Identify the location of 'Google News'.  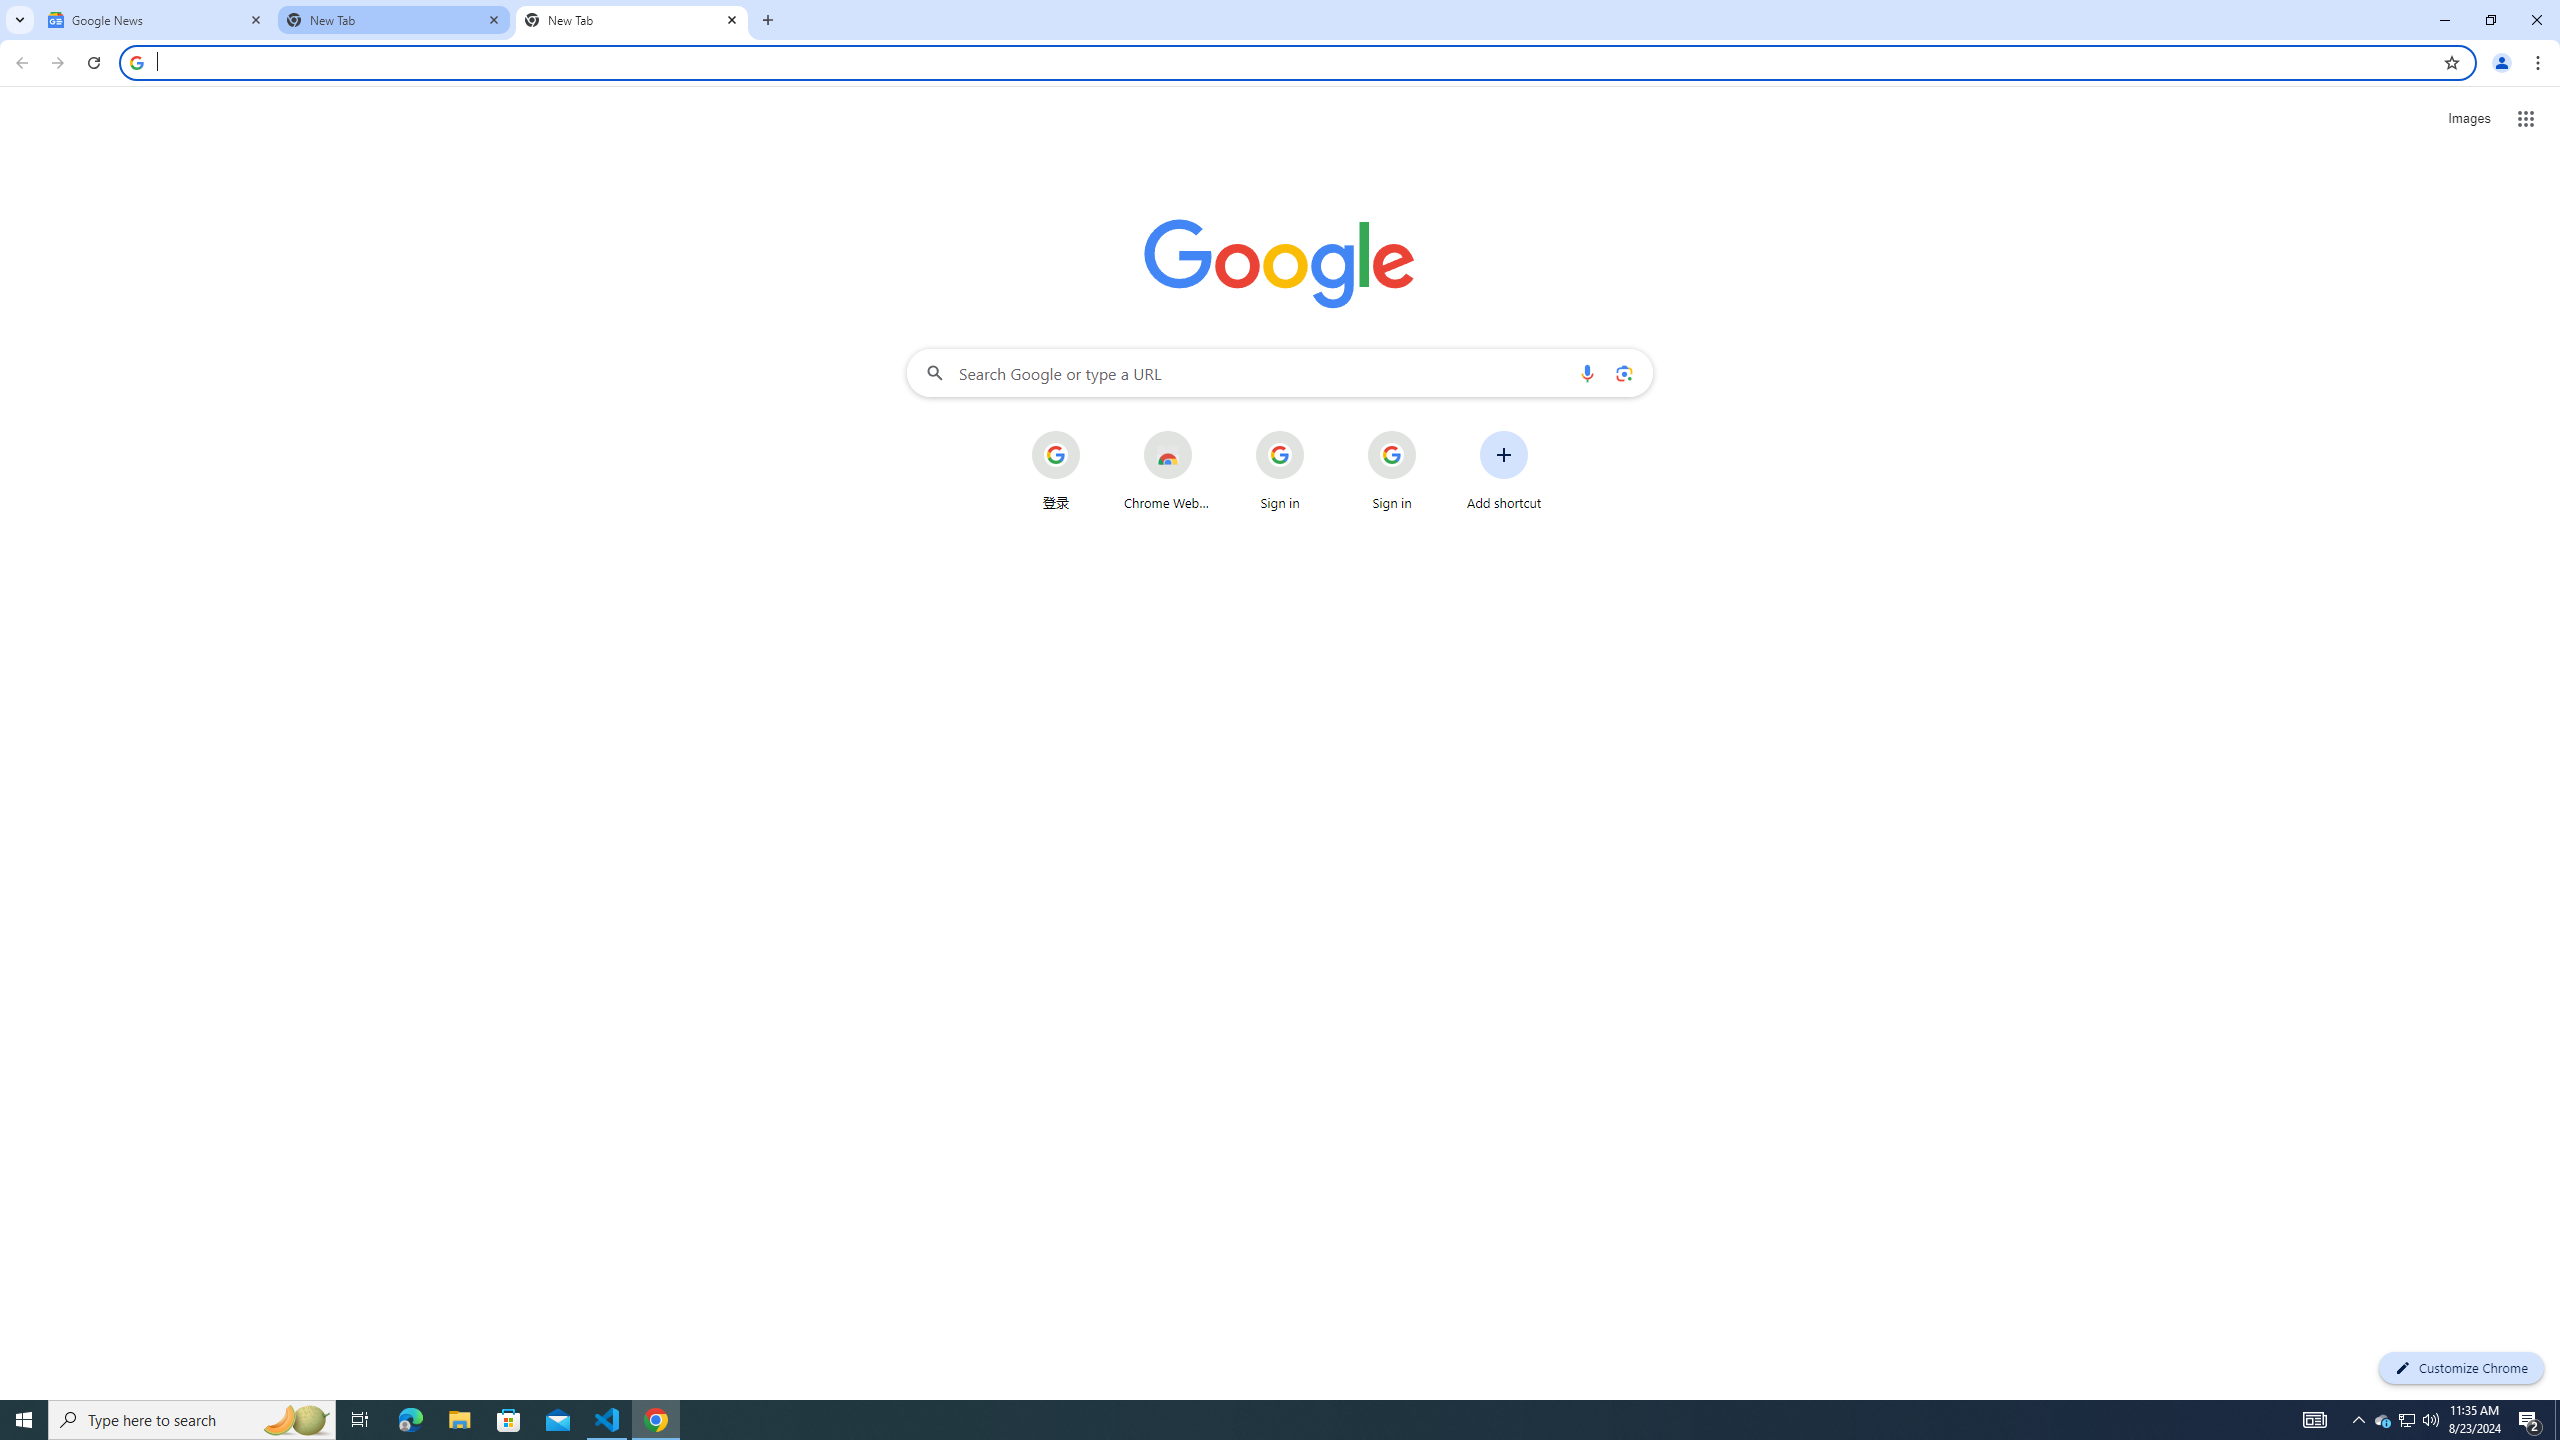
(155, 19).